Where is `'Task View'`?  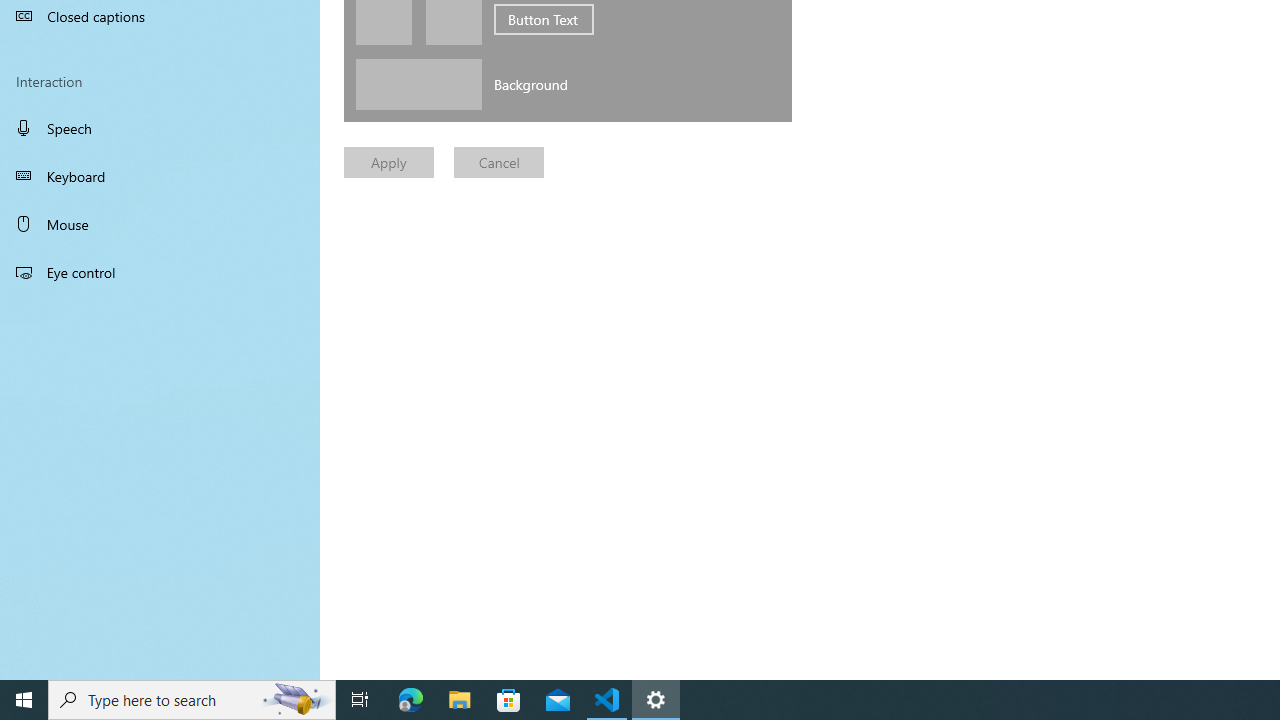
'Task View' is located at coordinates (359, 698).